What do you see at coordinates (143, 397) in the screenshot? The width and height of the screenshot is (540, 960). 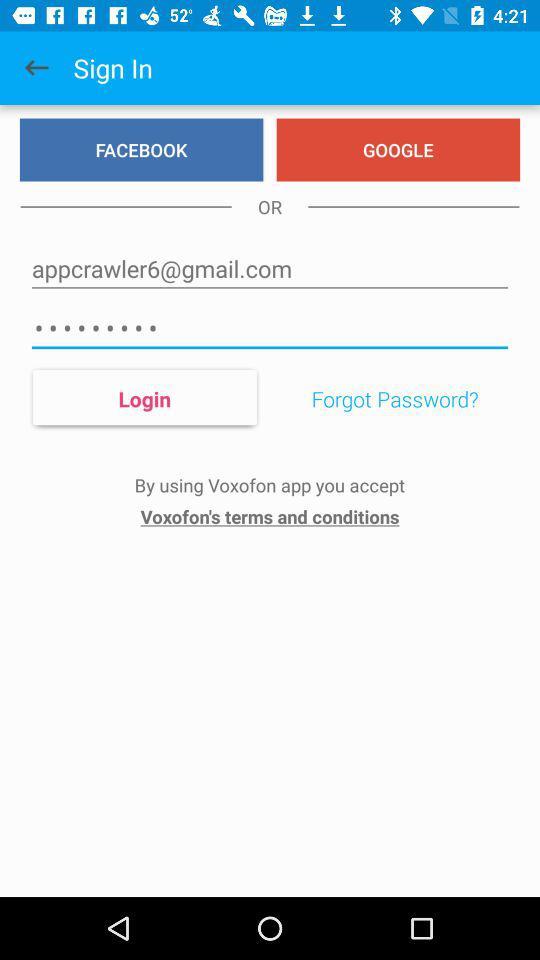 I see `the icon to the left of forgot password?` at bounding box center [143, 397].